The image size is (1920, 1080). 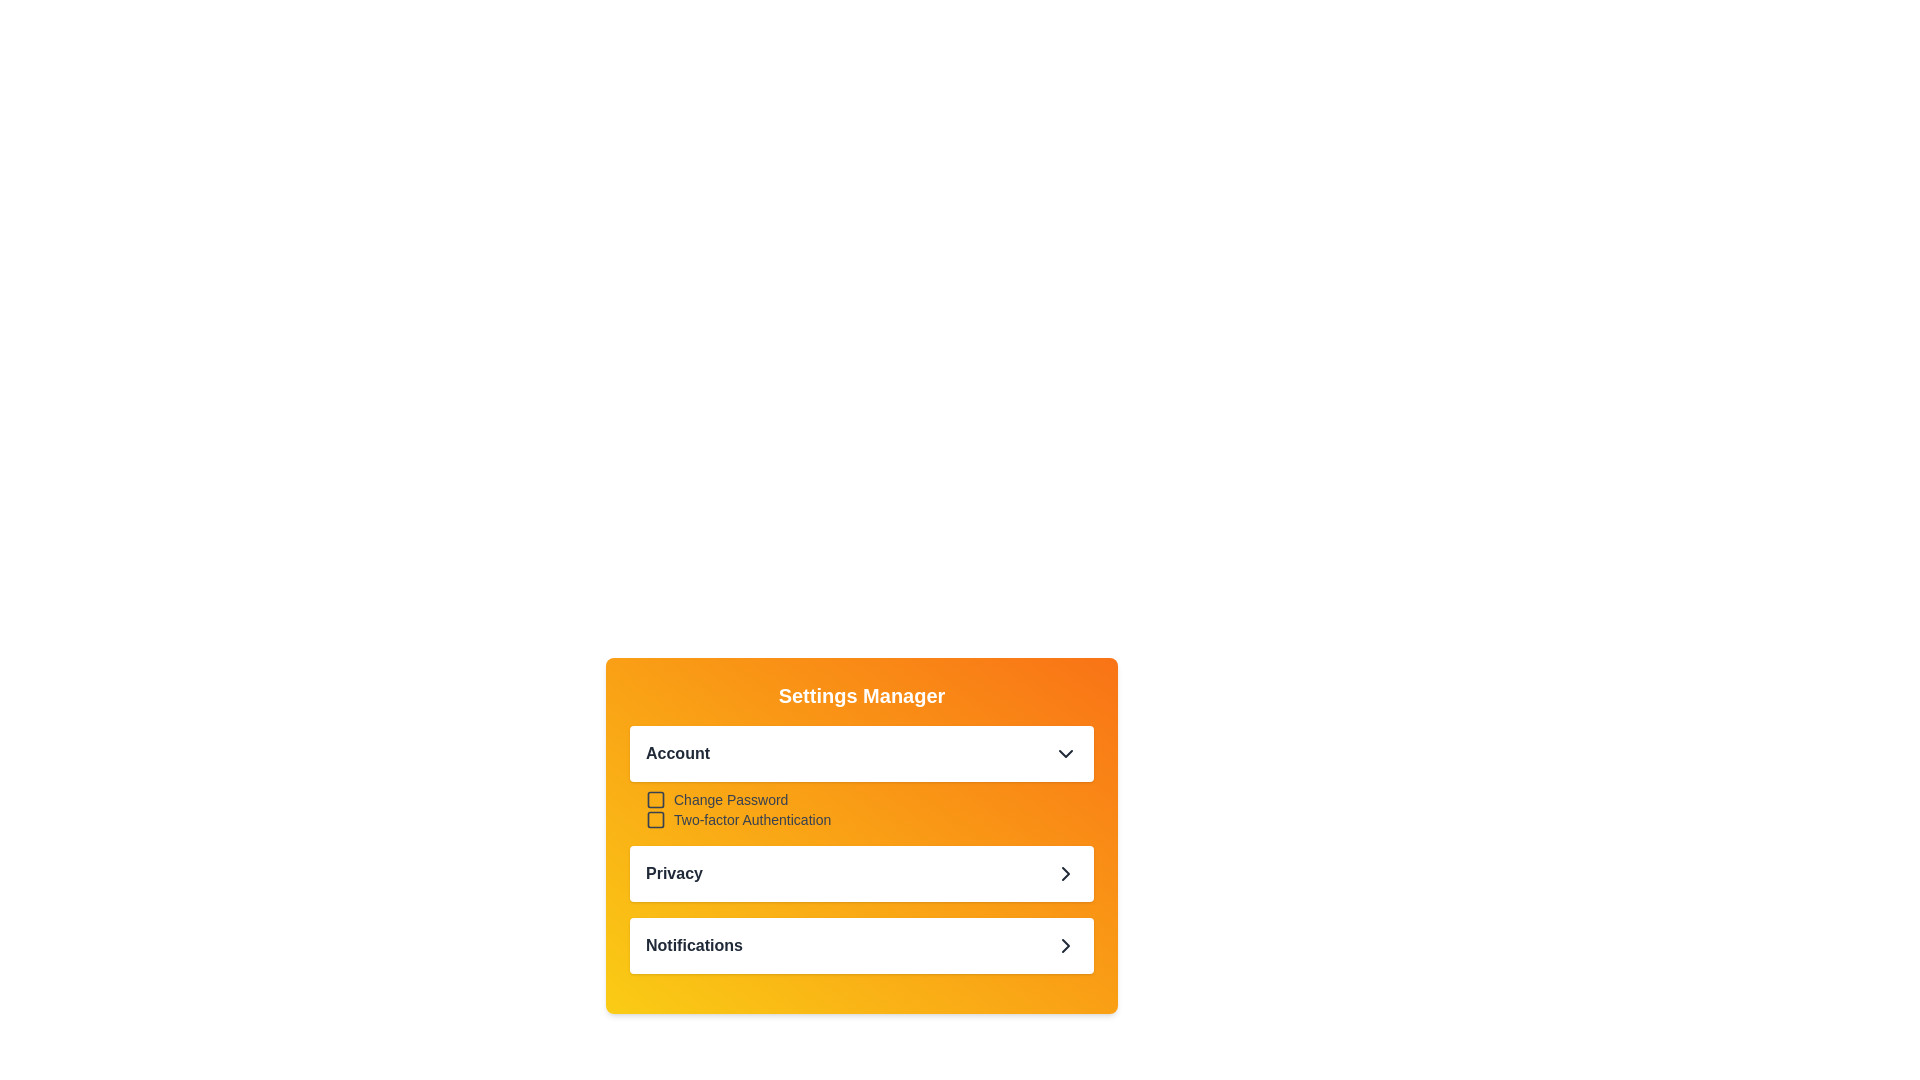 What do you see at coordinates (656, 798) in the screenshot?
I see `the small, square-shaped orange icon located next to the 'Change Password' text under the 'Account' dropdown menu in the 'Settings Manager' section` at bounding box center [656, 798].